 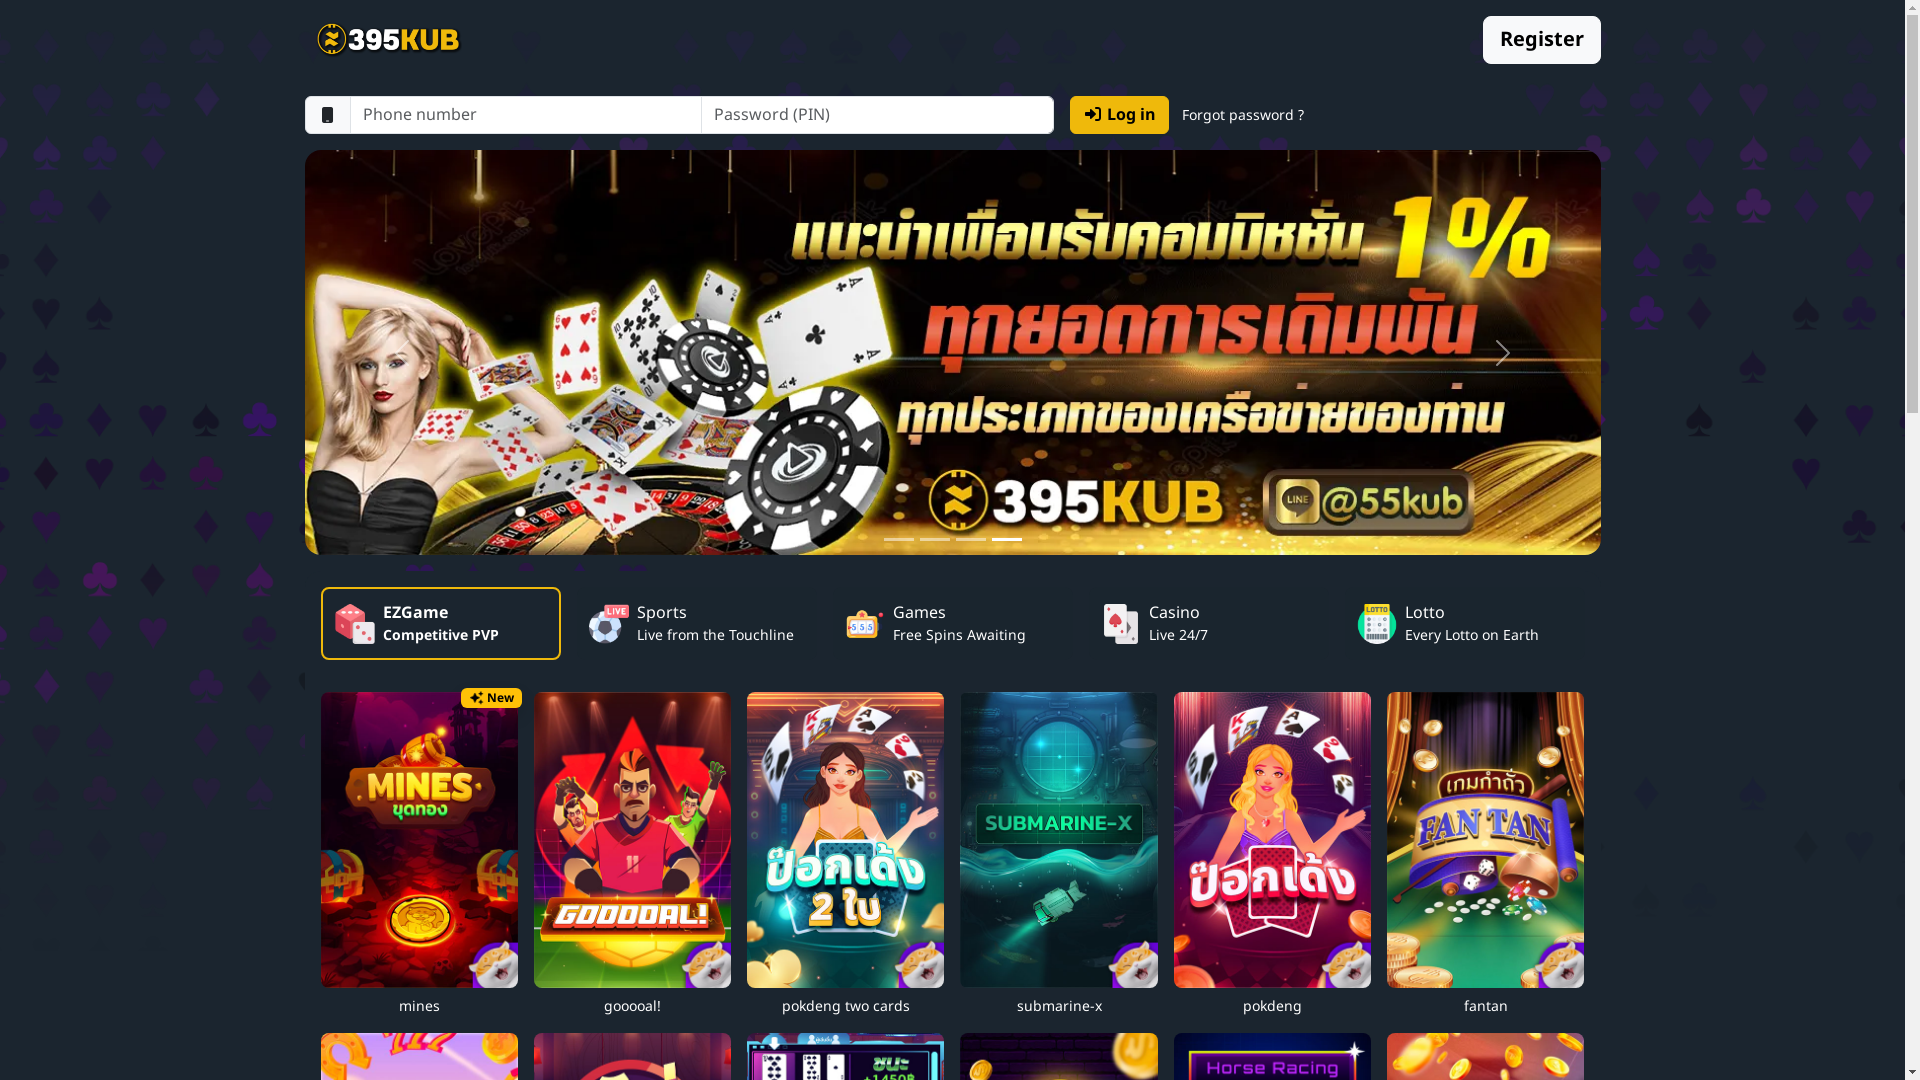 What do you see at coordinates (400, 351) in the screenshot?
I see `'Previous'` at bounding box center [400, 351].